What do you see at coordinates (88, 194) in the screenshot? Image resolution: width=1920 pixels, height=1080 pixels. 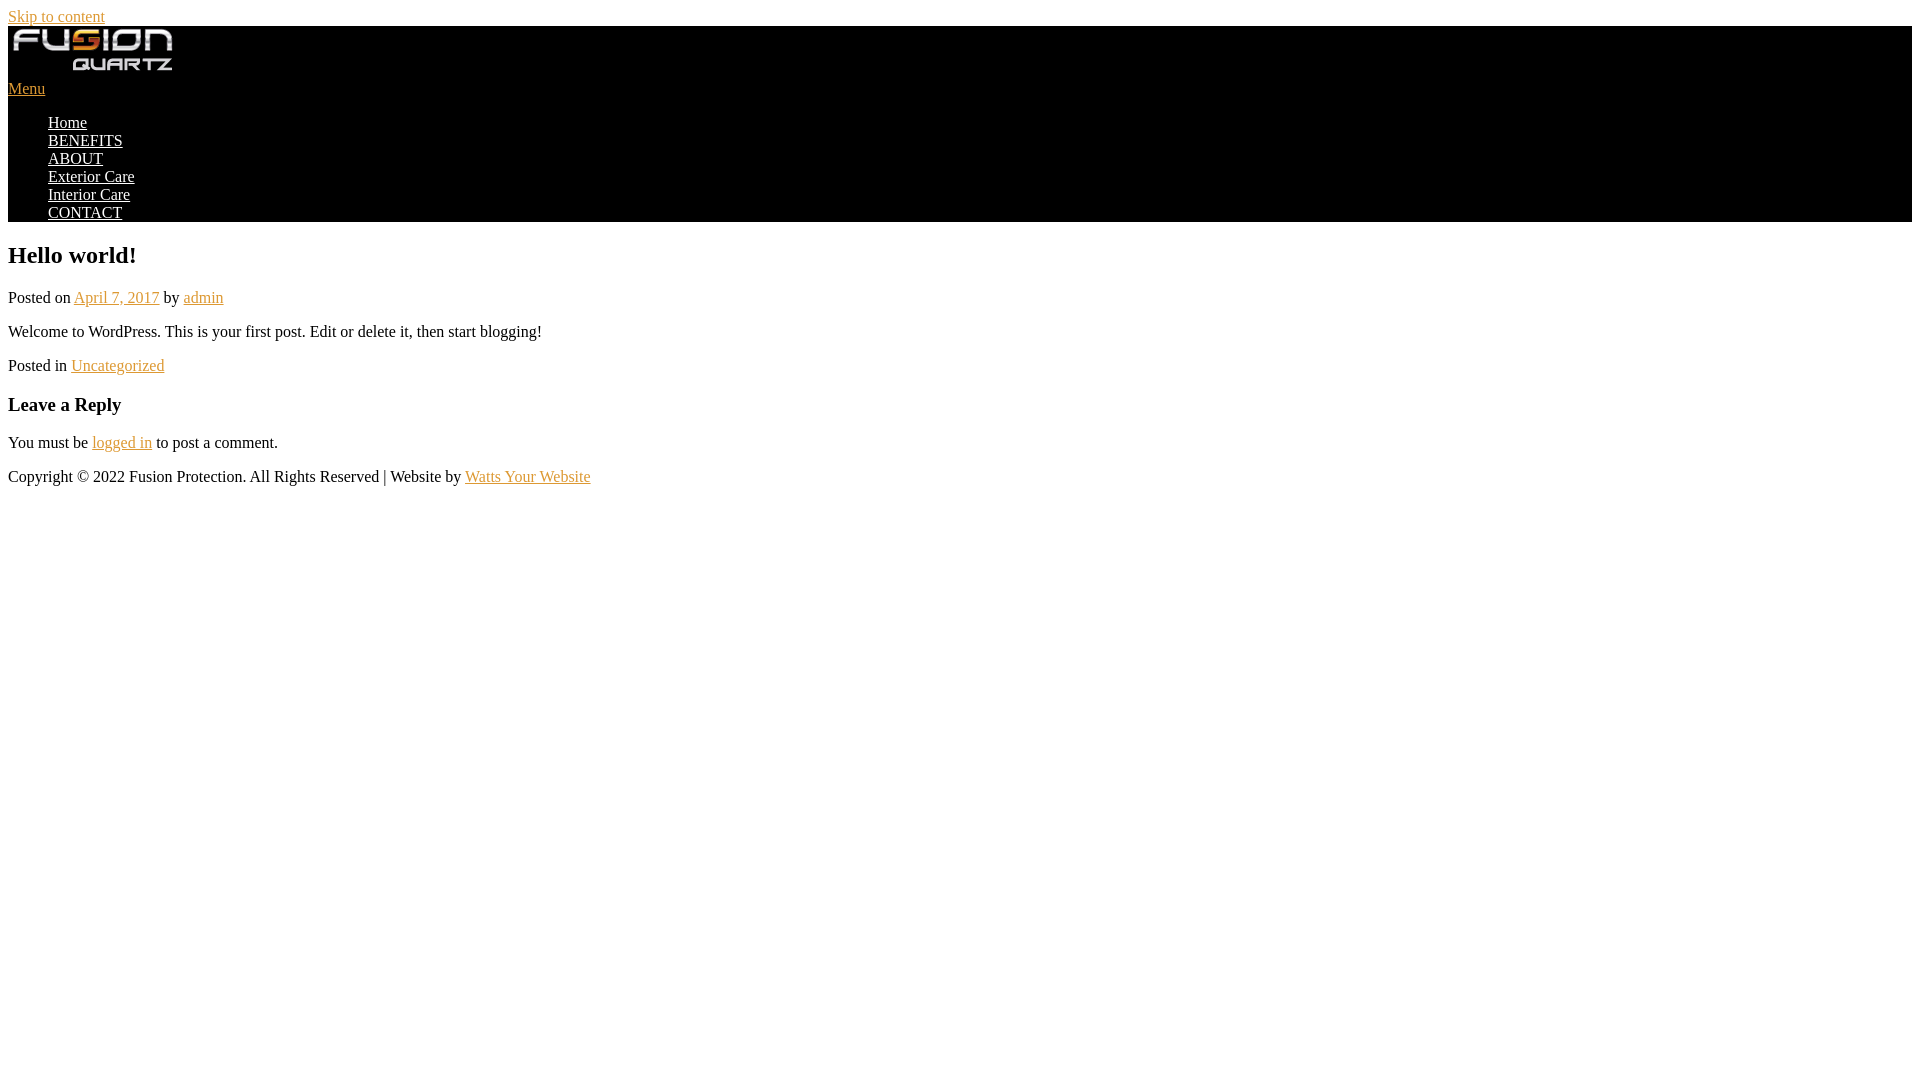 I see `'Interior Care'` at bounding box center [88, 194].